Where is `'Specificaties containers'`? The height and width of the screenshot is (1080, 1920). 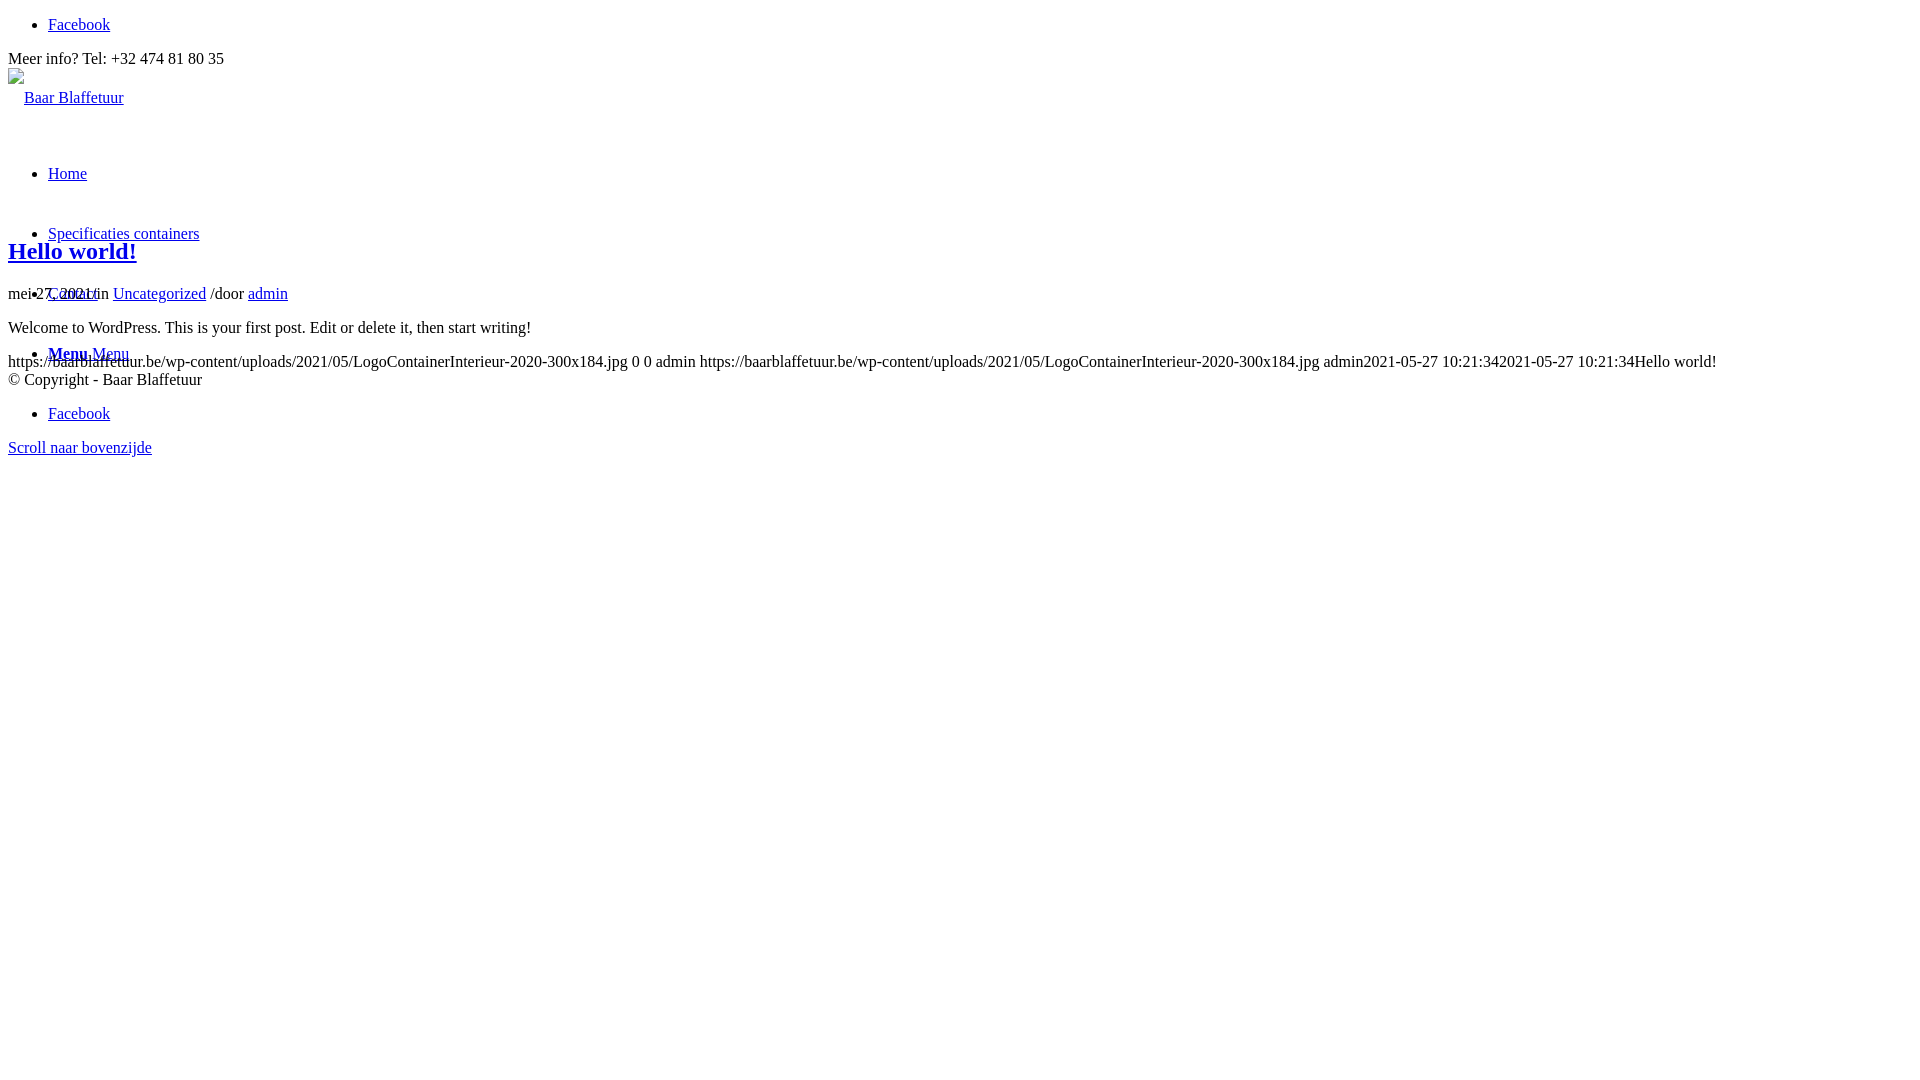 'Specificaties containers' is located at coordinates (123, 232).